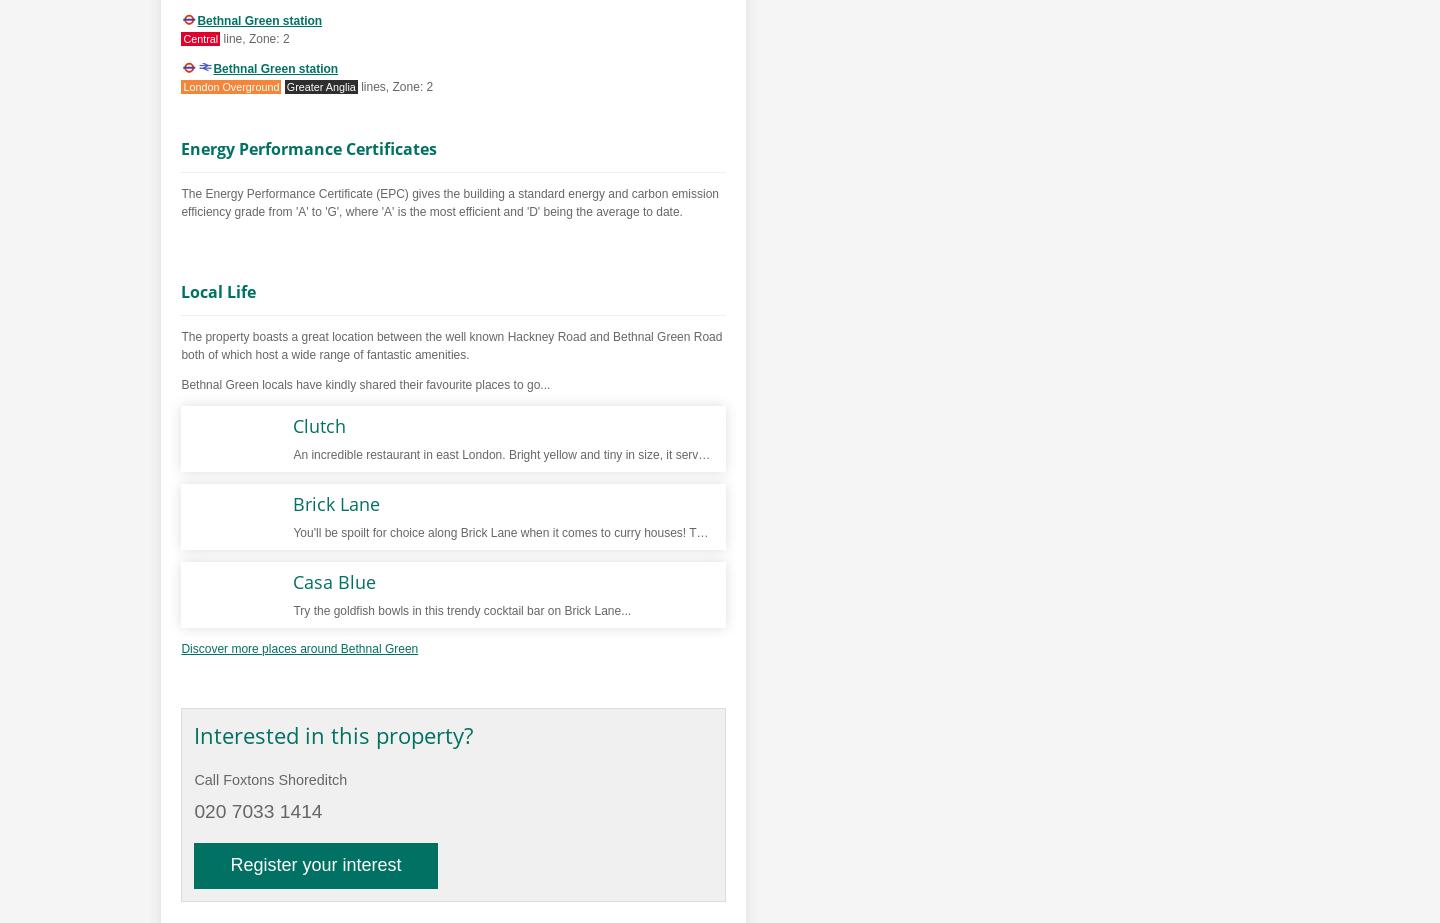 The width and height of the screenshot is (1440, 923). What do you see at coordinates (333, 734) in the screenshot?
I see `'Interested in this property?'` at bounding box center [333, 734].